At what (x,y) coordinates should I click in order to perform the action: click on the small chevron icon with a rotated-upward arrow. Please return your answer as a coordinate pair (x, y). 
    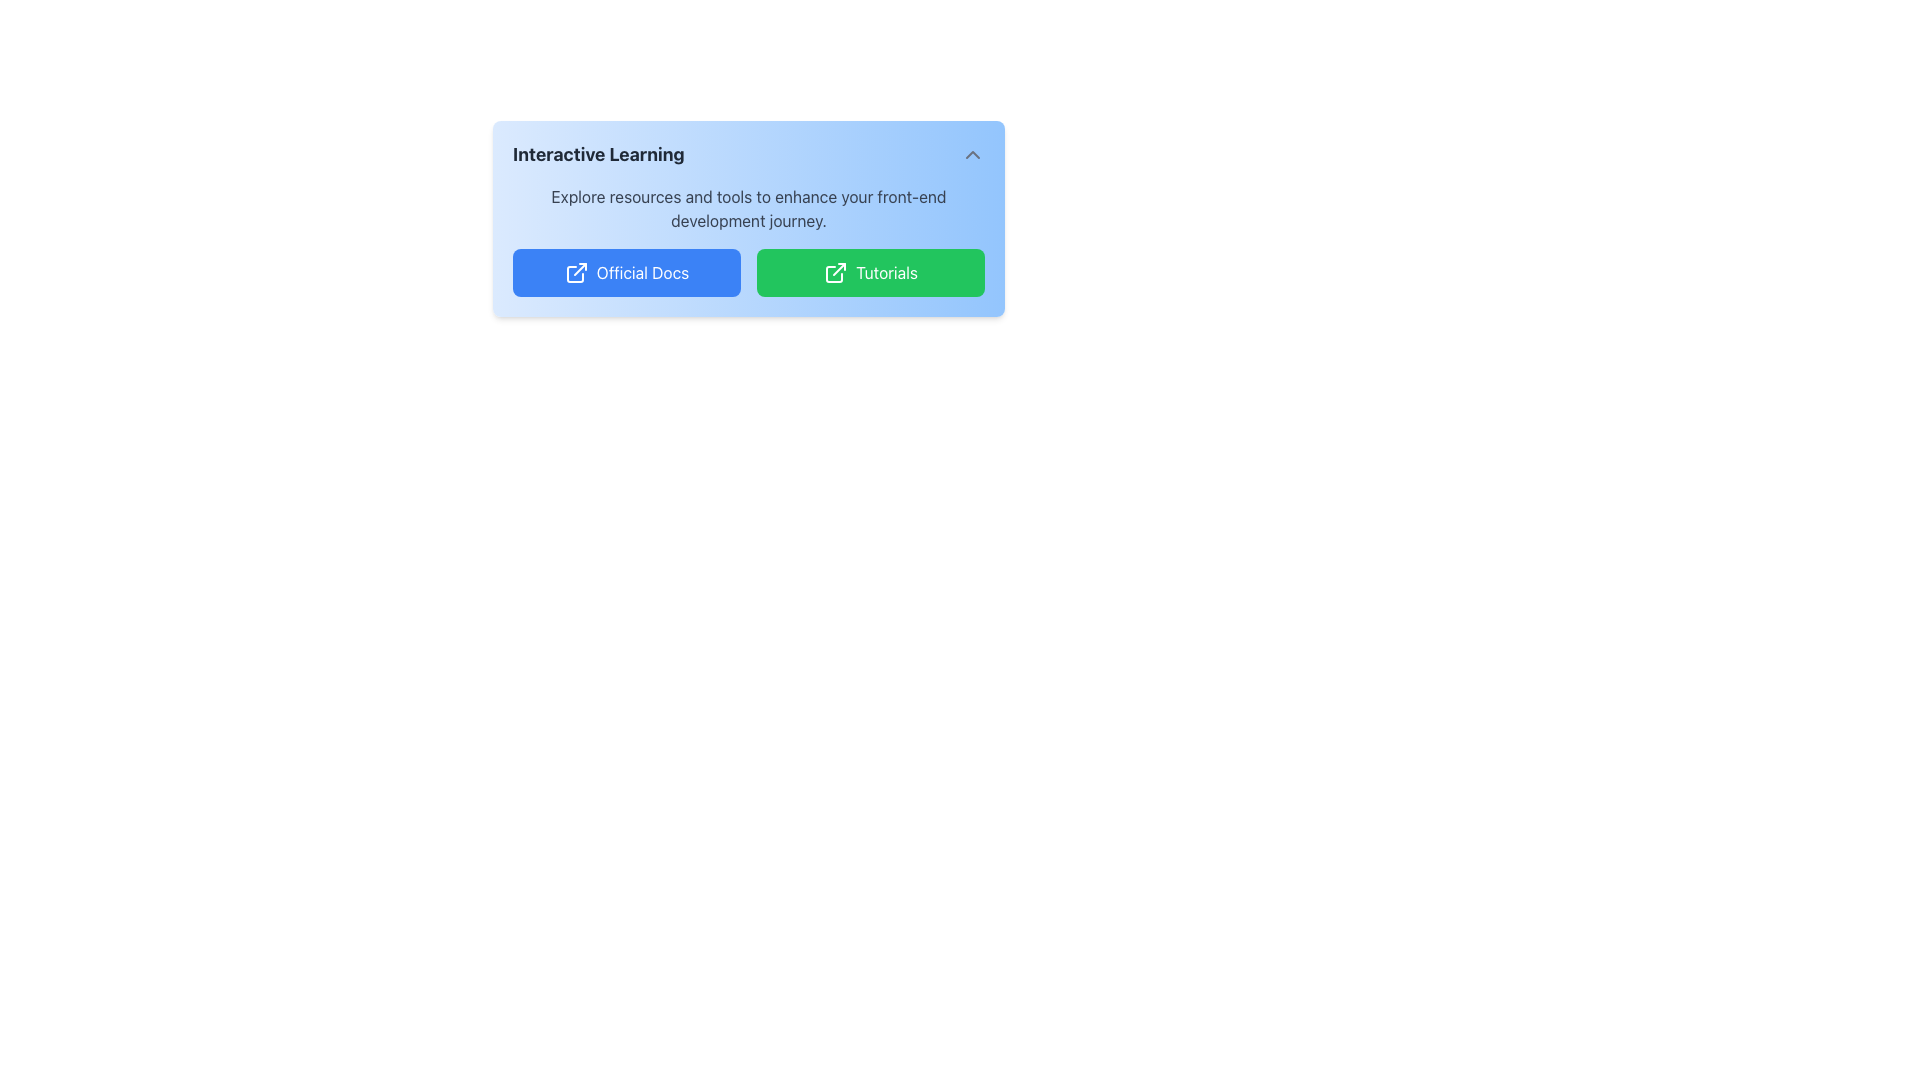
    Looking at the image, I should click on (973, 153).